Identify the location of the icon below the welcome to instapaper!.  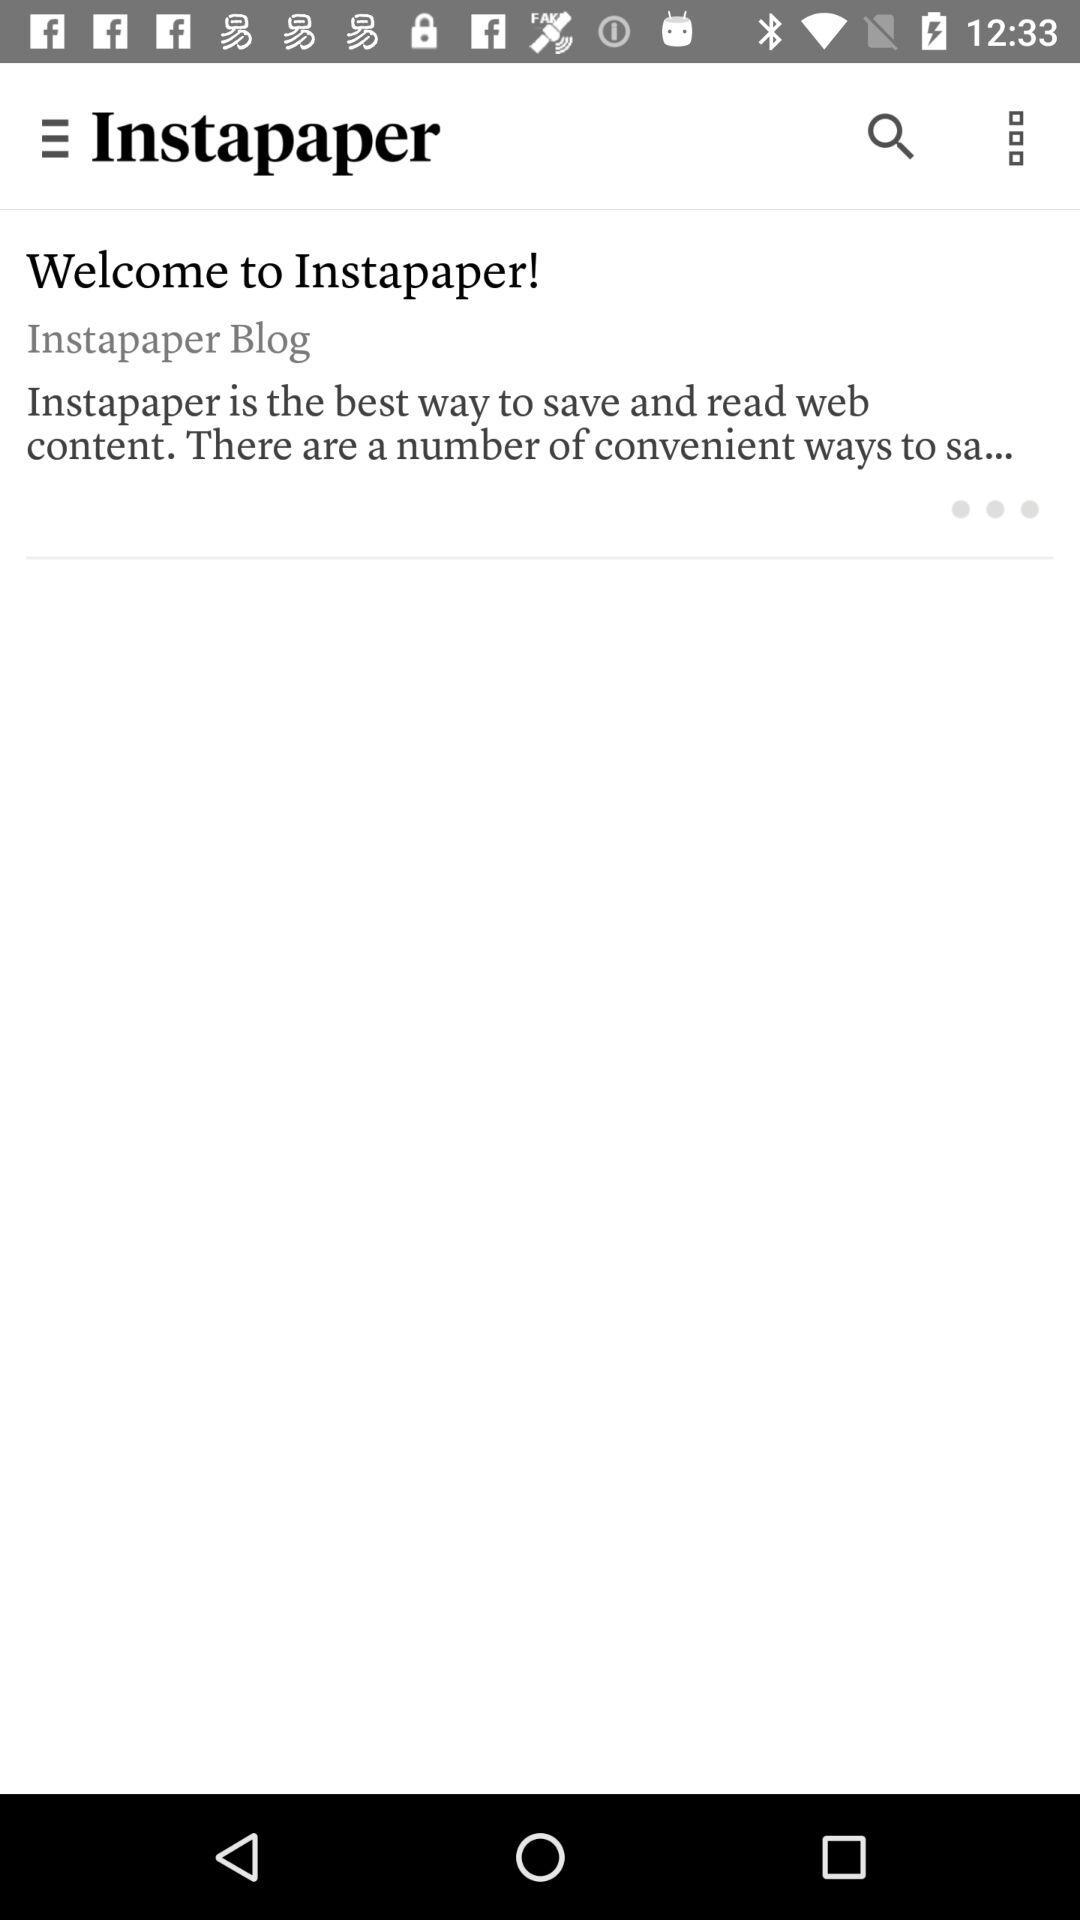
(525, 334).